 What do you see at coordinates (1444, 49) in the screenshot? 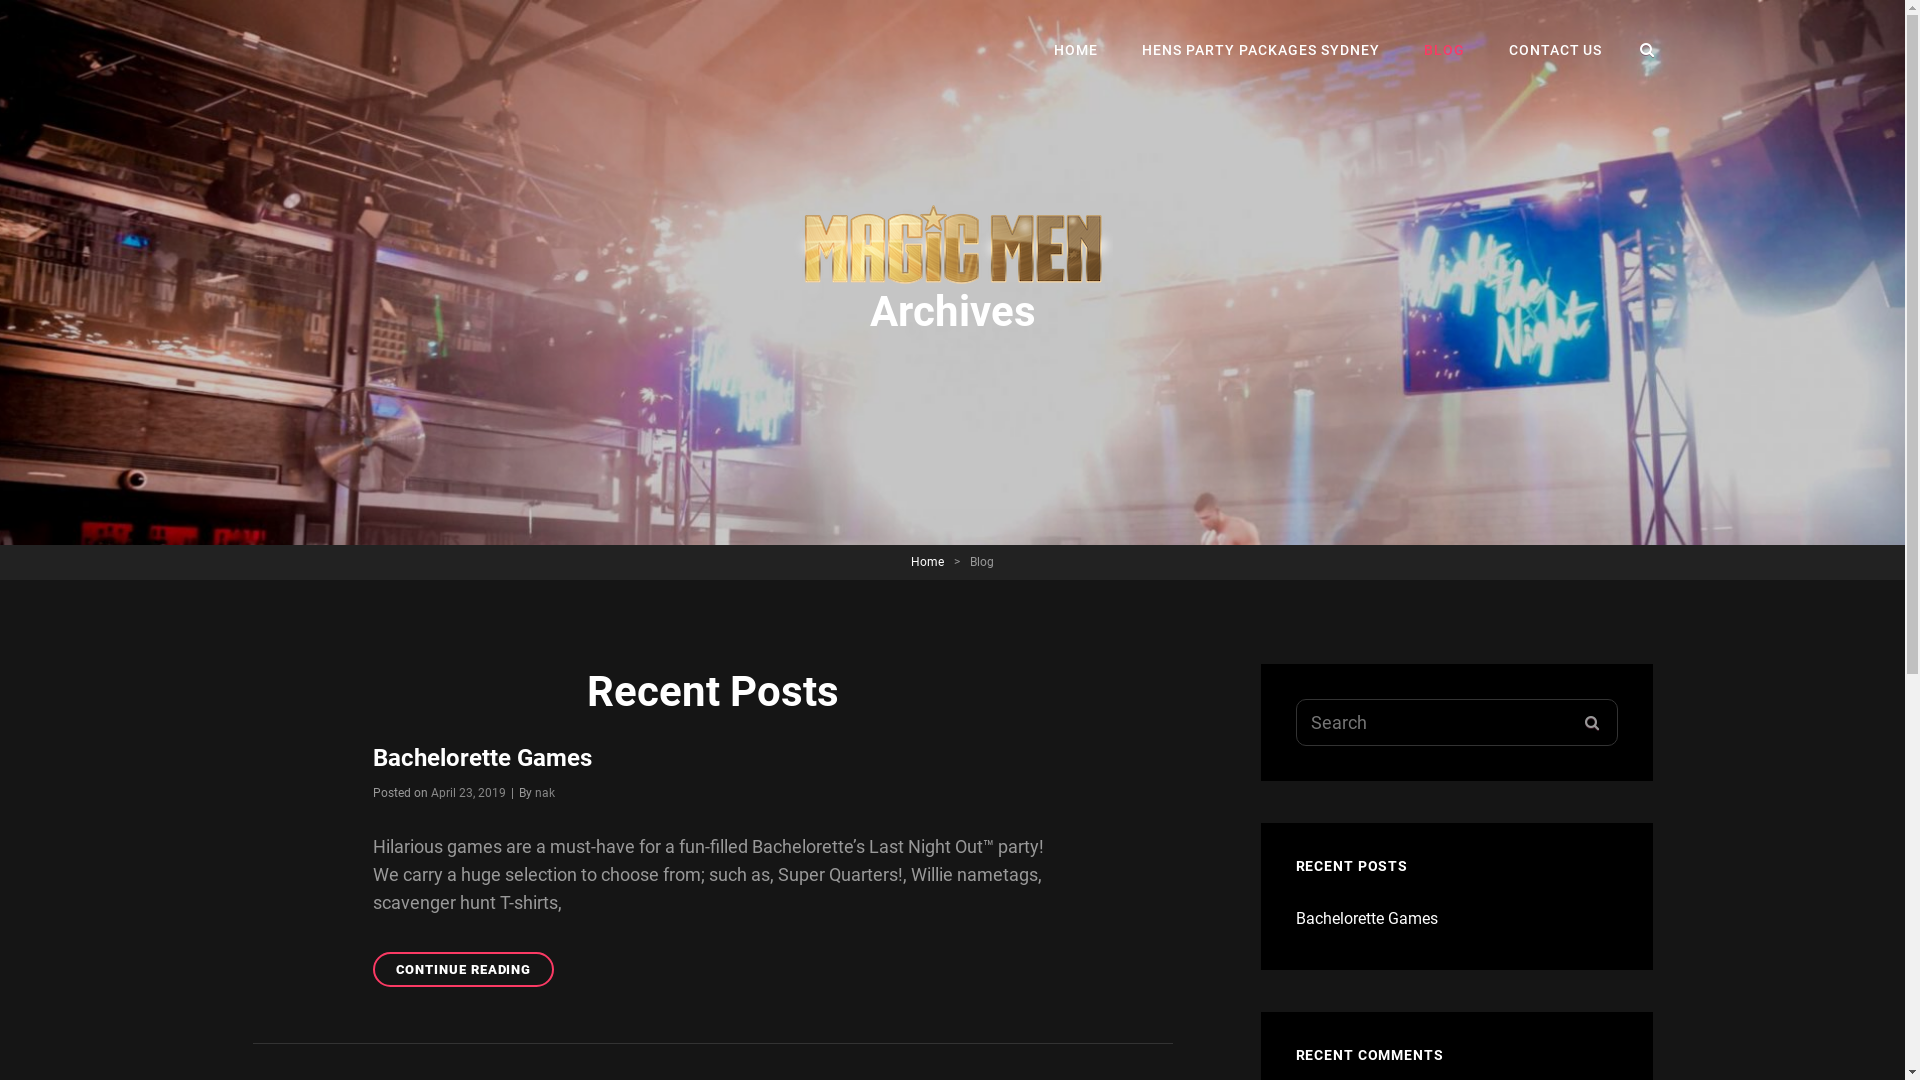
I see `'BLOG'` at bounding box center [1444, 49].